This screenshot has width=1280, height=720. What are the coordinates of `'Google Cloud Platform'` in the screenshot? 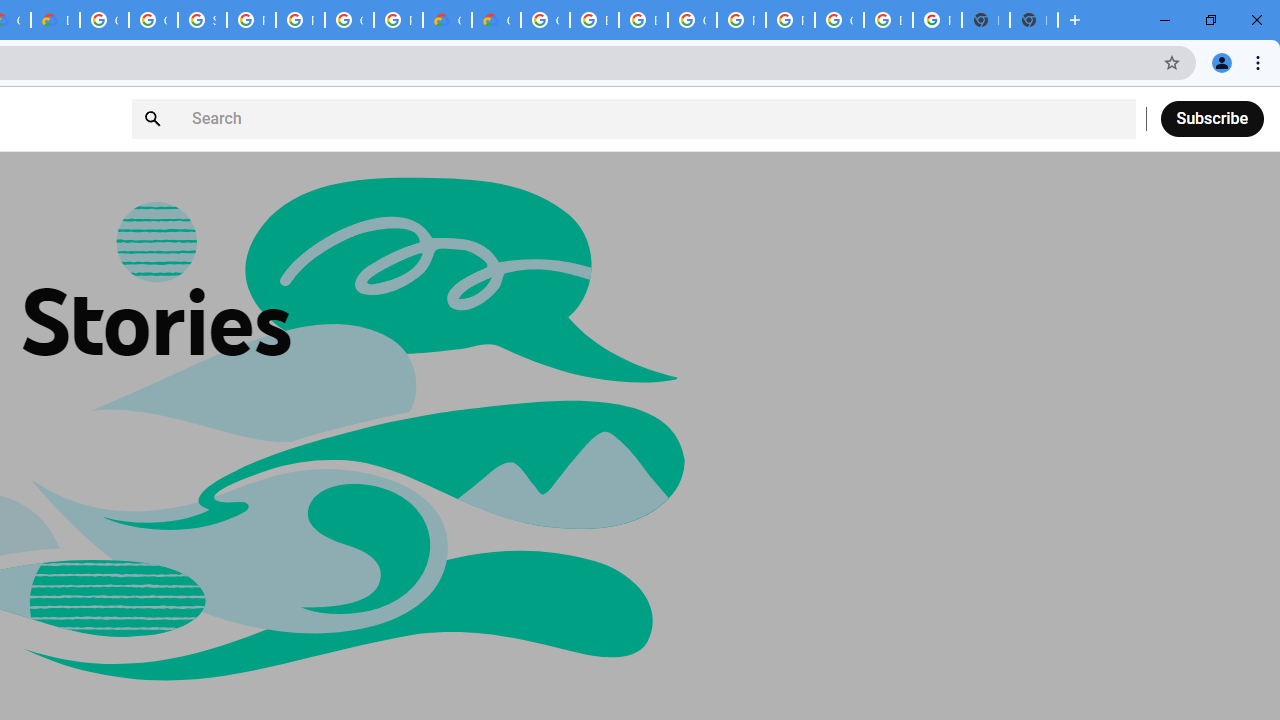 It's located at (545, 20).